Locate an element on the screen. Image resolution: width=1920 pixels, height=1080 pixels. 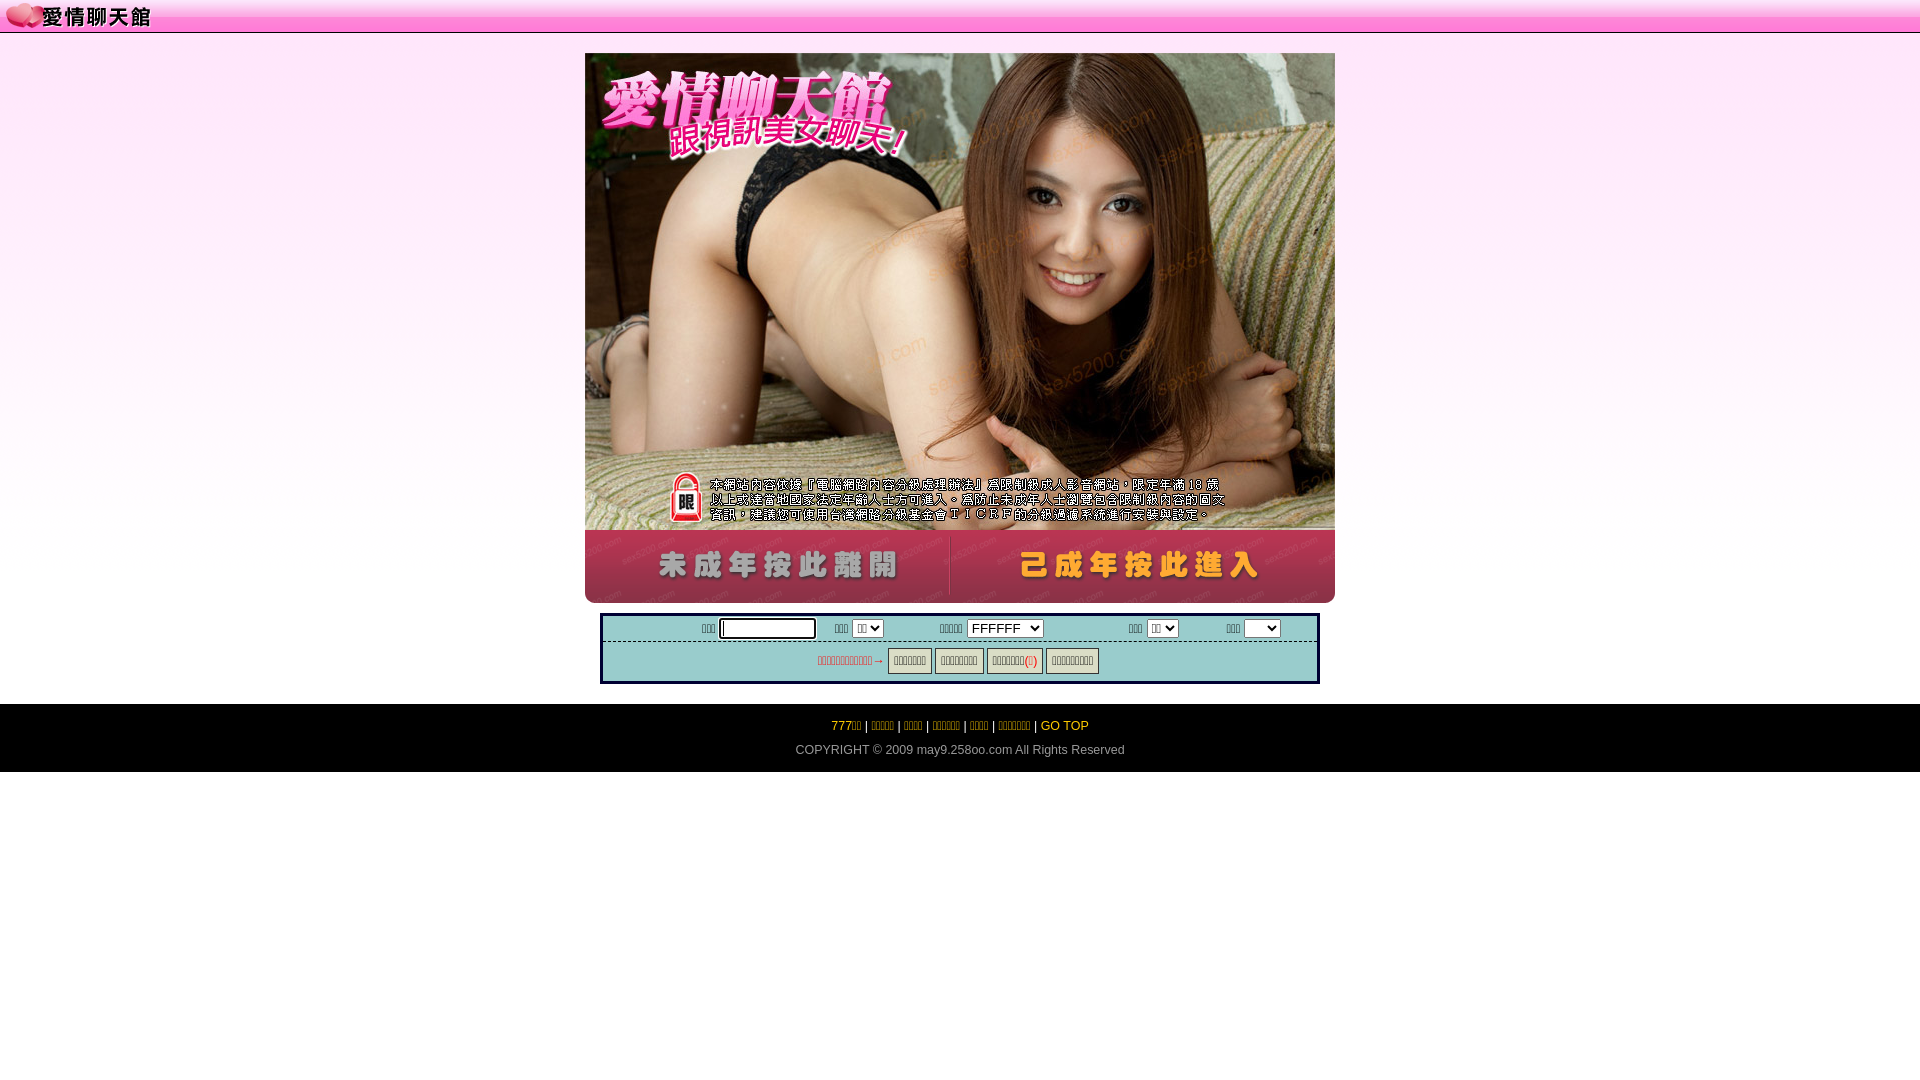
'GO TOP' is located at coordinates (1064, 725).